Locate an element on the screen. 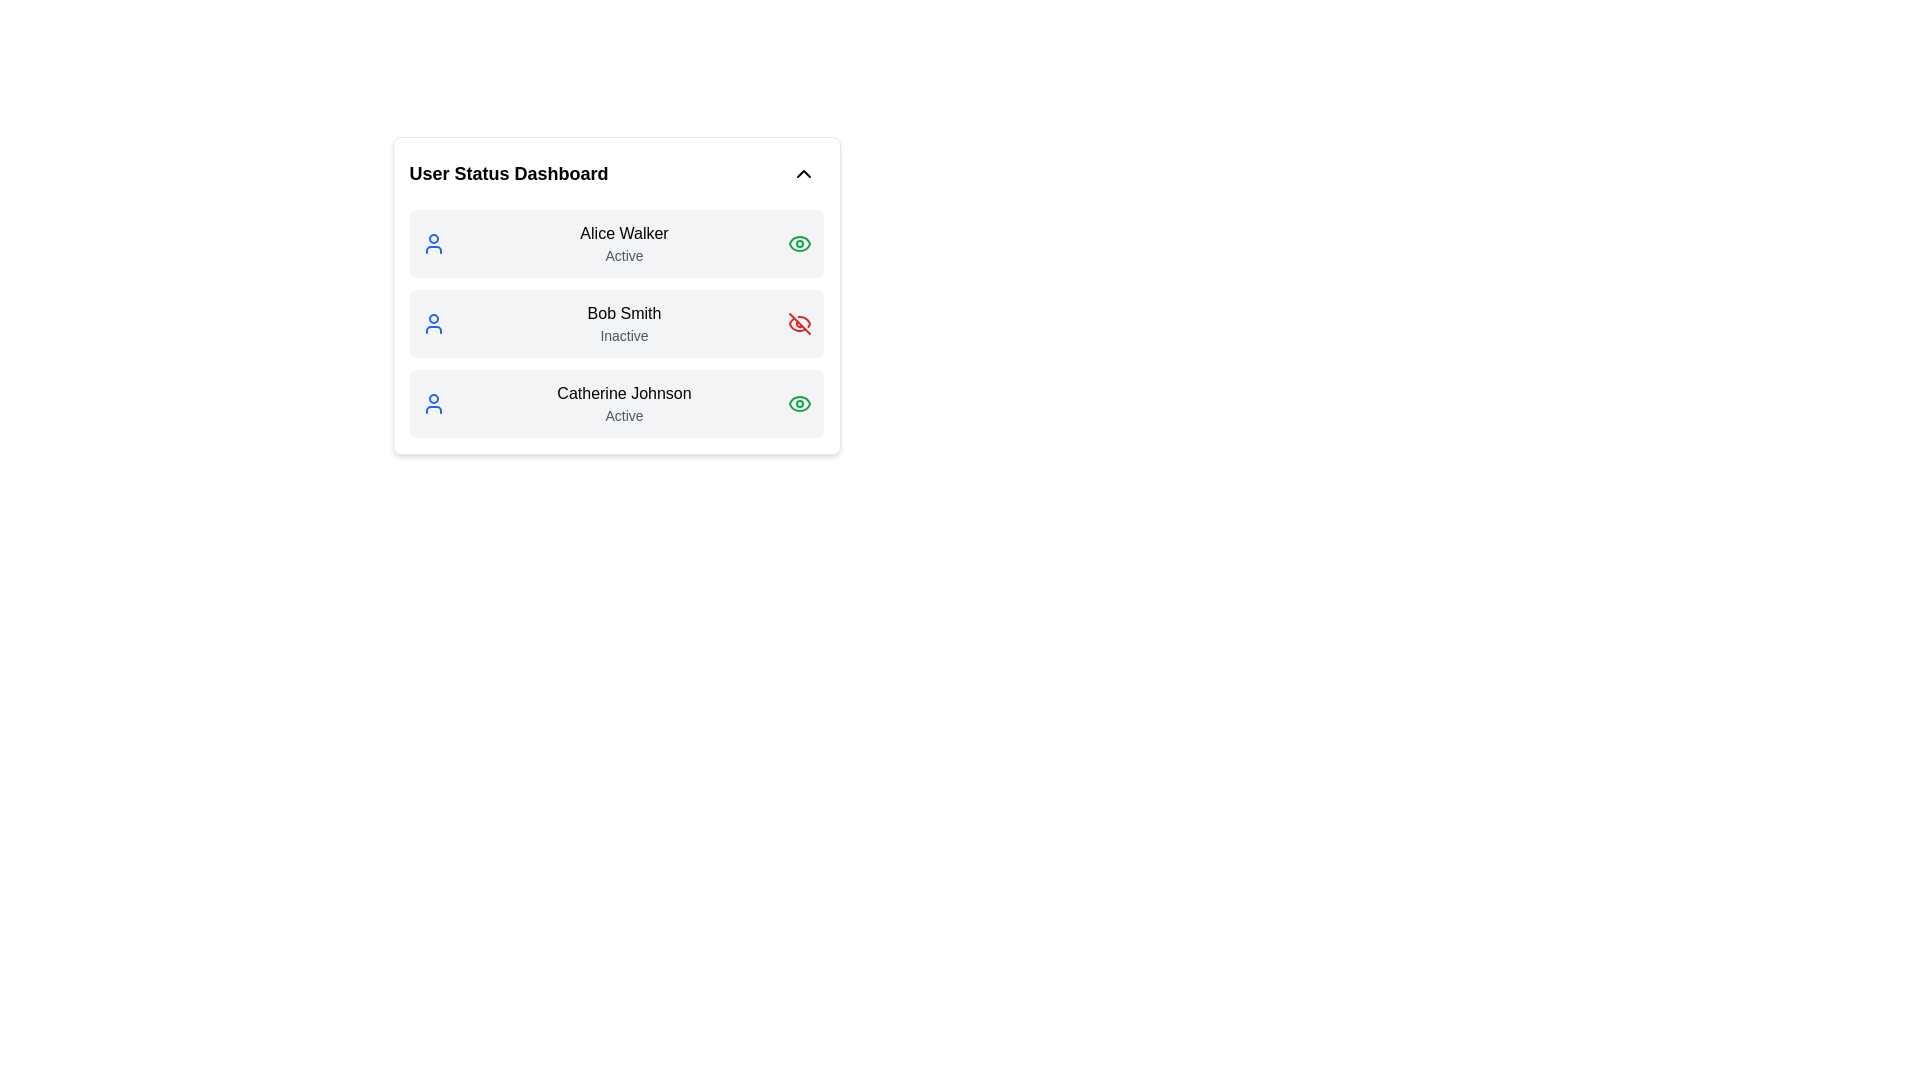  the Status label indicating 'Alice Walker' is active, located beneath the name label in the user status dashboard is located at coordinates (623, 254).